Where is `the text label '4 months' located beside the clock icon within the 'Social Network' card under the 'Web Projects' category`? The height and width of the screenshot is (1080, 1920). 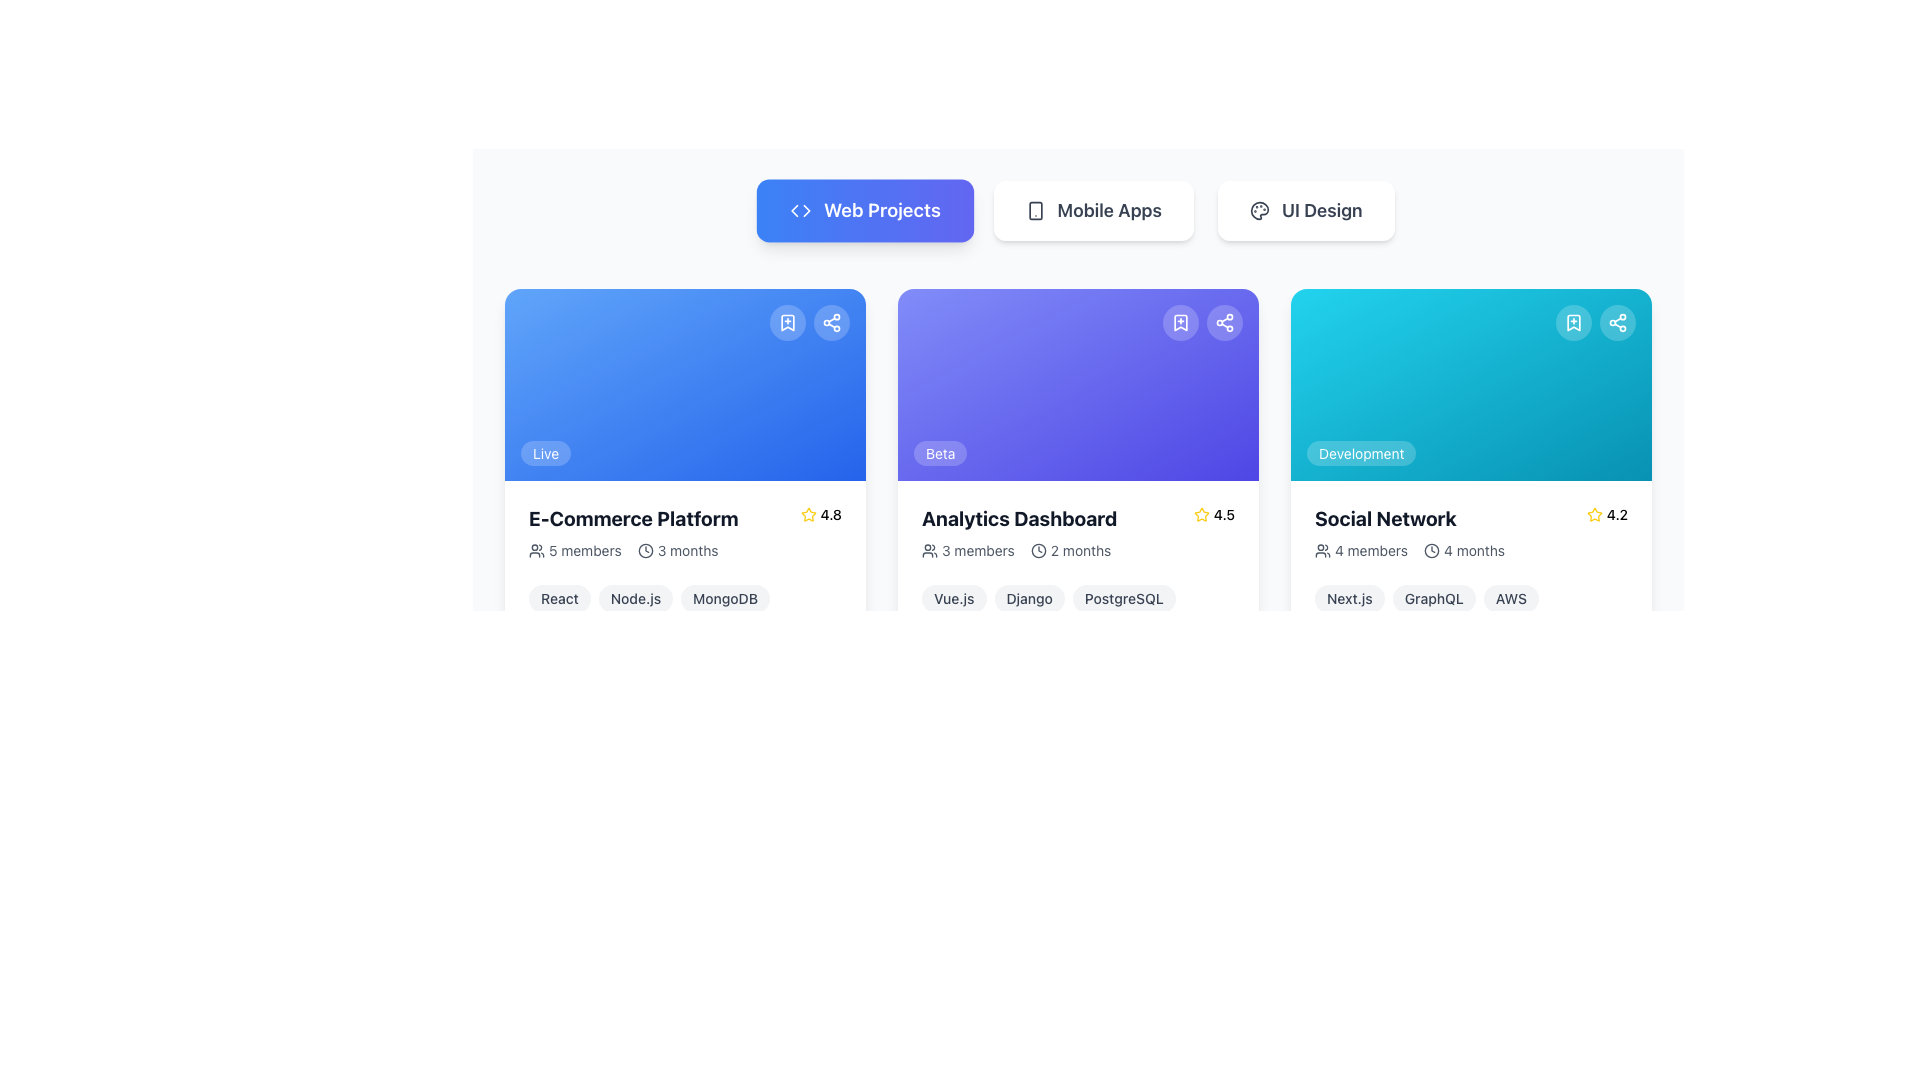 the text label '4 months' located beside the clock icon within the 'Social Network' card under the 'Web Projects' category is located at coordinates (1474, 551).